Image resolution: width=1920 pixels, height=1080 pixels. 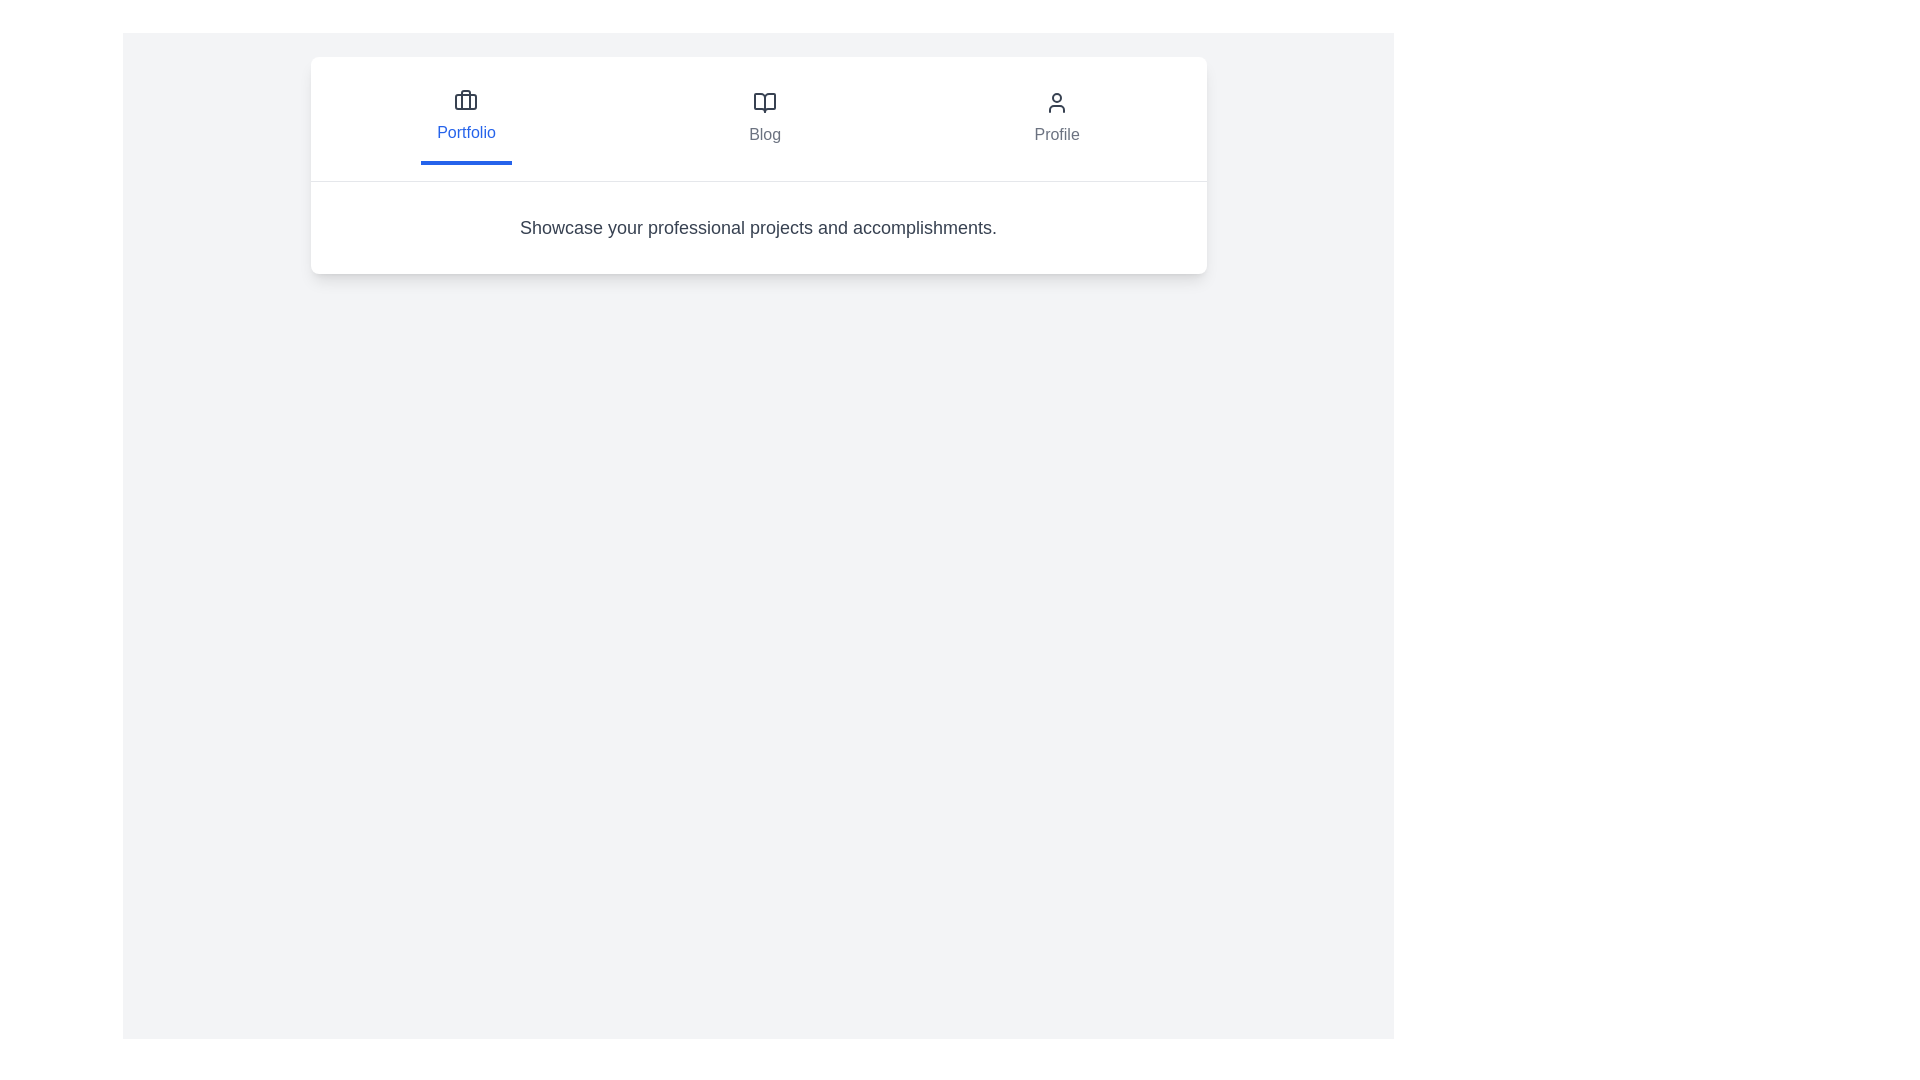 What do you see at coordinates (465, 119) in the screenshot?
I see `the tab labeled Portfolio to observe the visual feedback` at bounding box center [465, 119].